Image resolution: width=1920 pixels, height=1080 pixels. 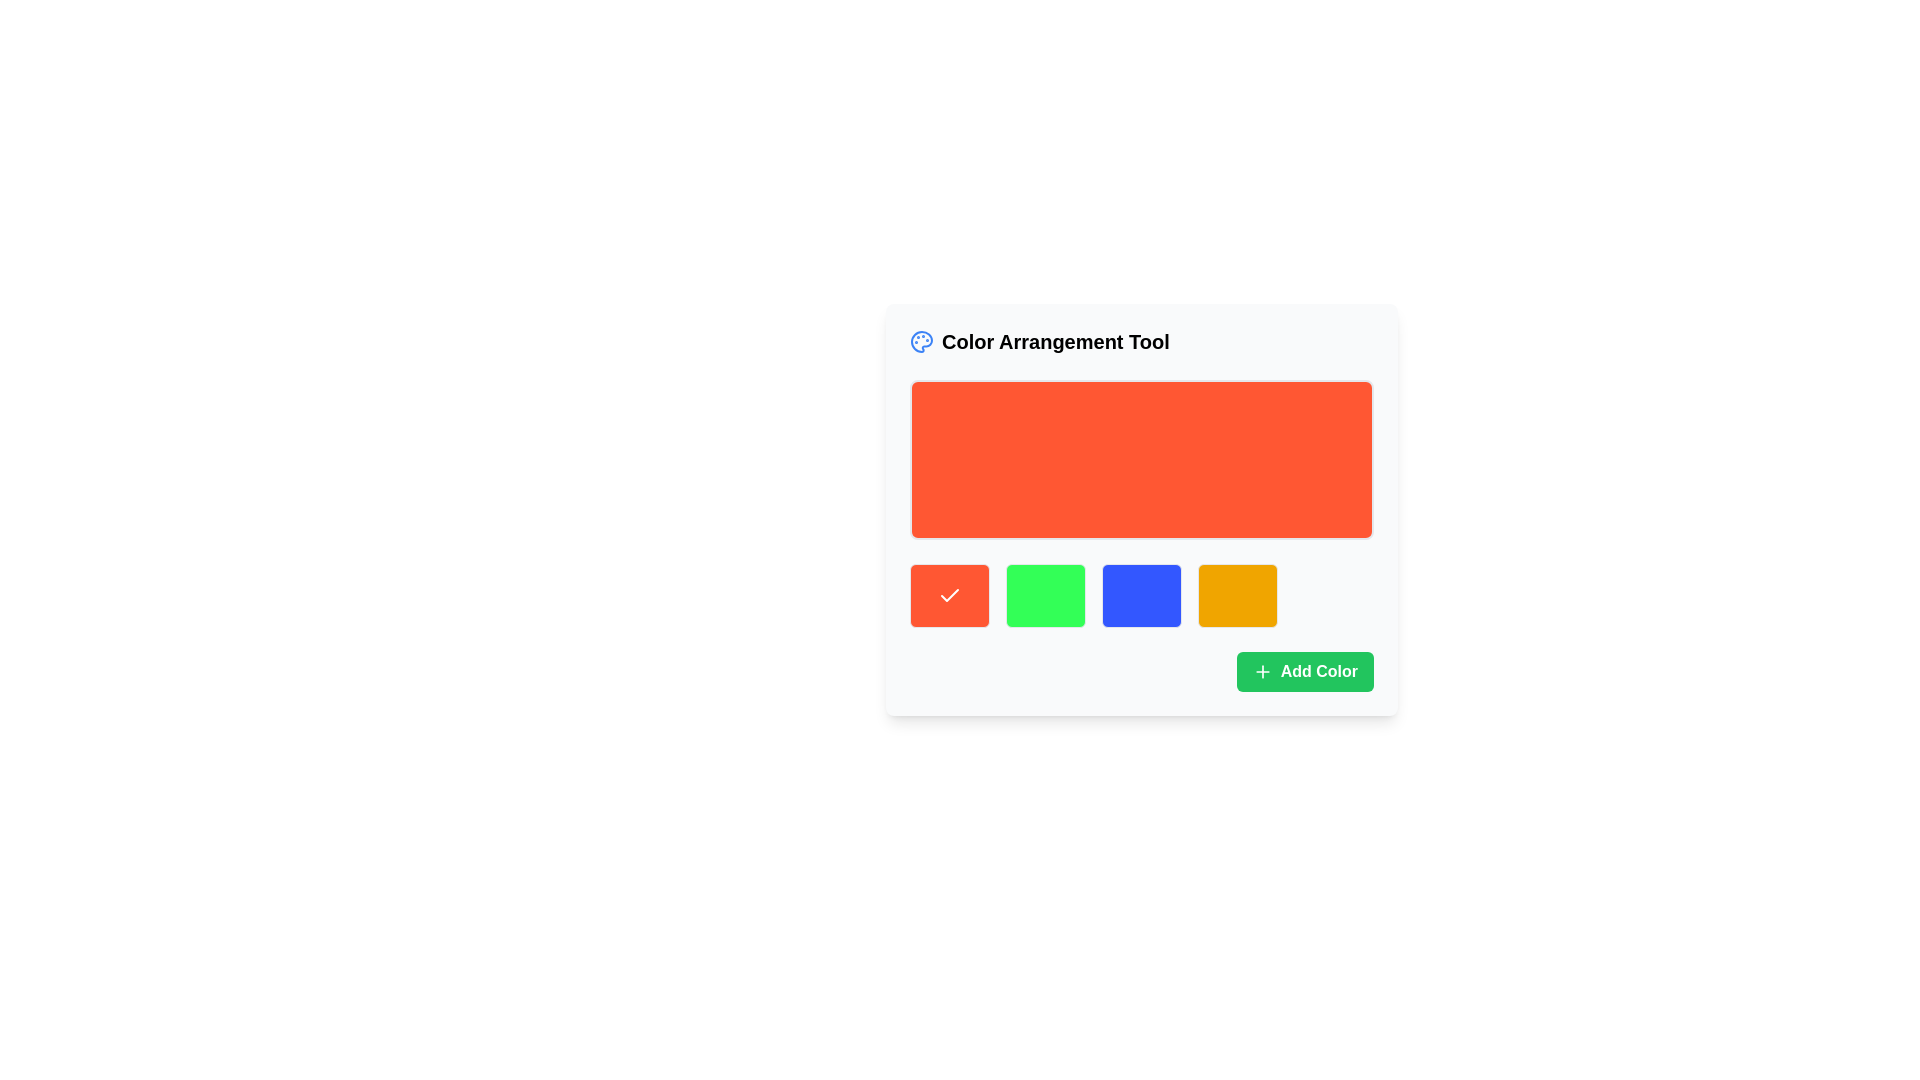 What do you see at coordinates (1045, 595) in the screenshot?
I see `the selectable grid item with a bright green background located in the center row of a five-column grid, specifically the third segment from the left` at bounding box center [1045, 595].